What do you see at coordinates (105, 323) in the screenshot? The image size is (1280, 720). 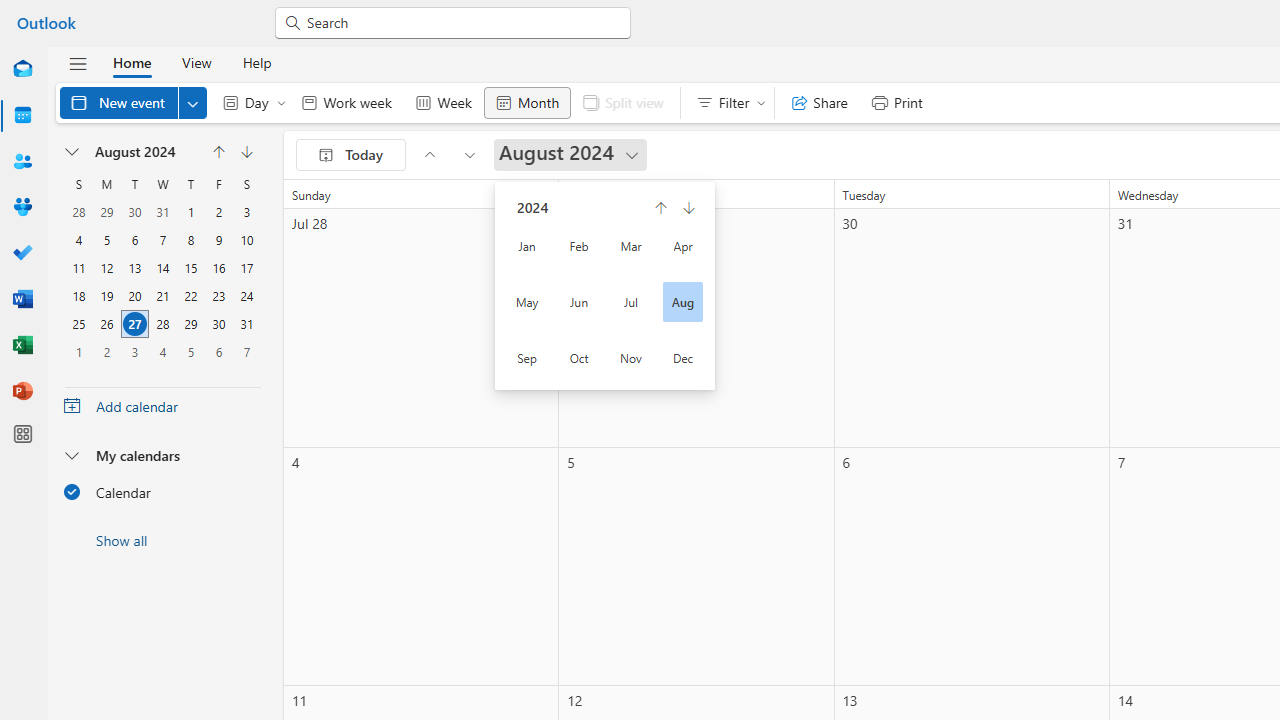 I see `'26, August, 2024'` at bounding box center [105, 323].